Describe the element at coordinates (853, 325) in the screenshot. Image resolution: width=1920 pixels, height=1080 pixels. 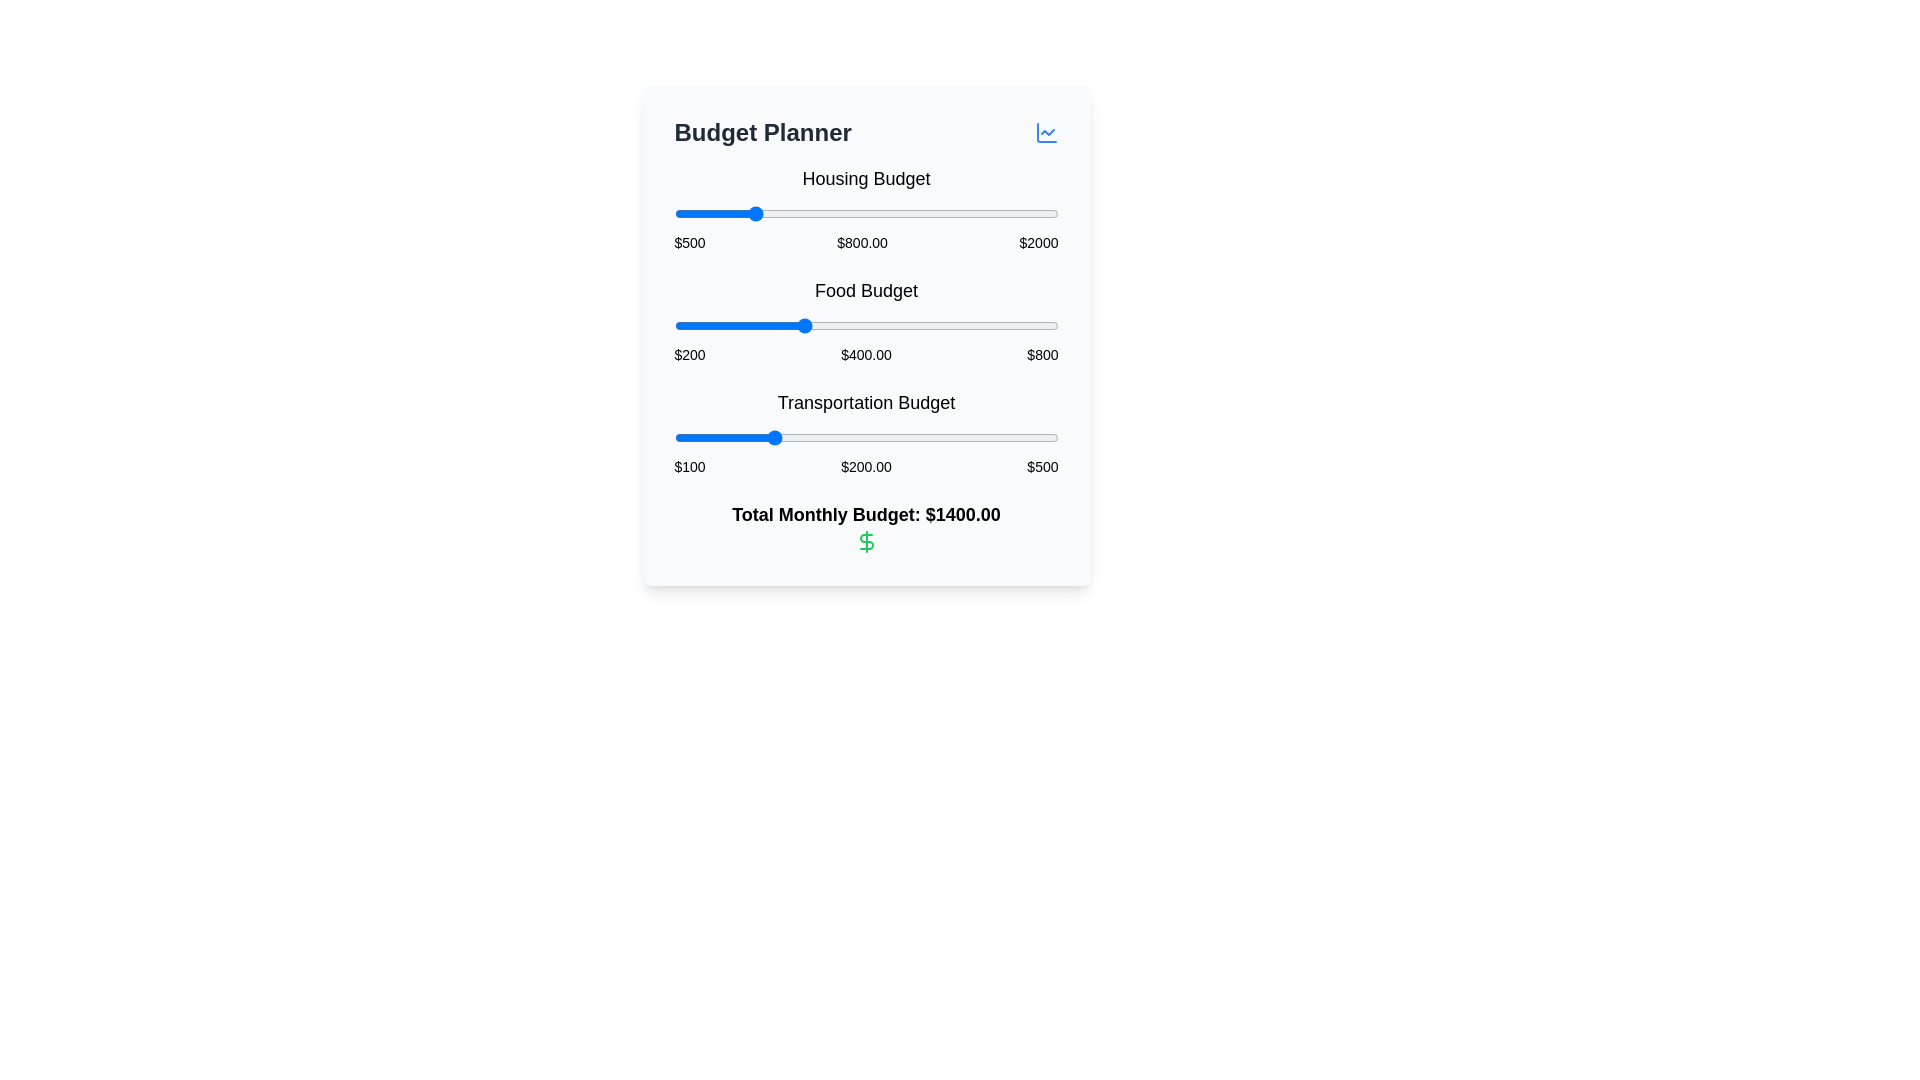
I see `the Food Budget slider` at that location.